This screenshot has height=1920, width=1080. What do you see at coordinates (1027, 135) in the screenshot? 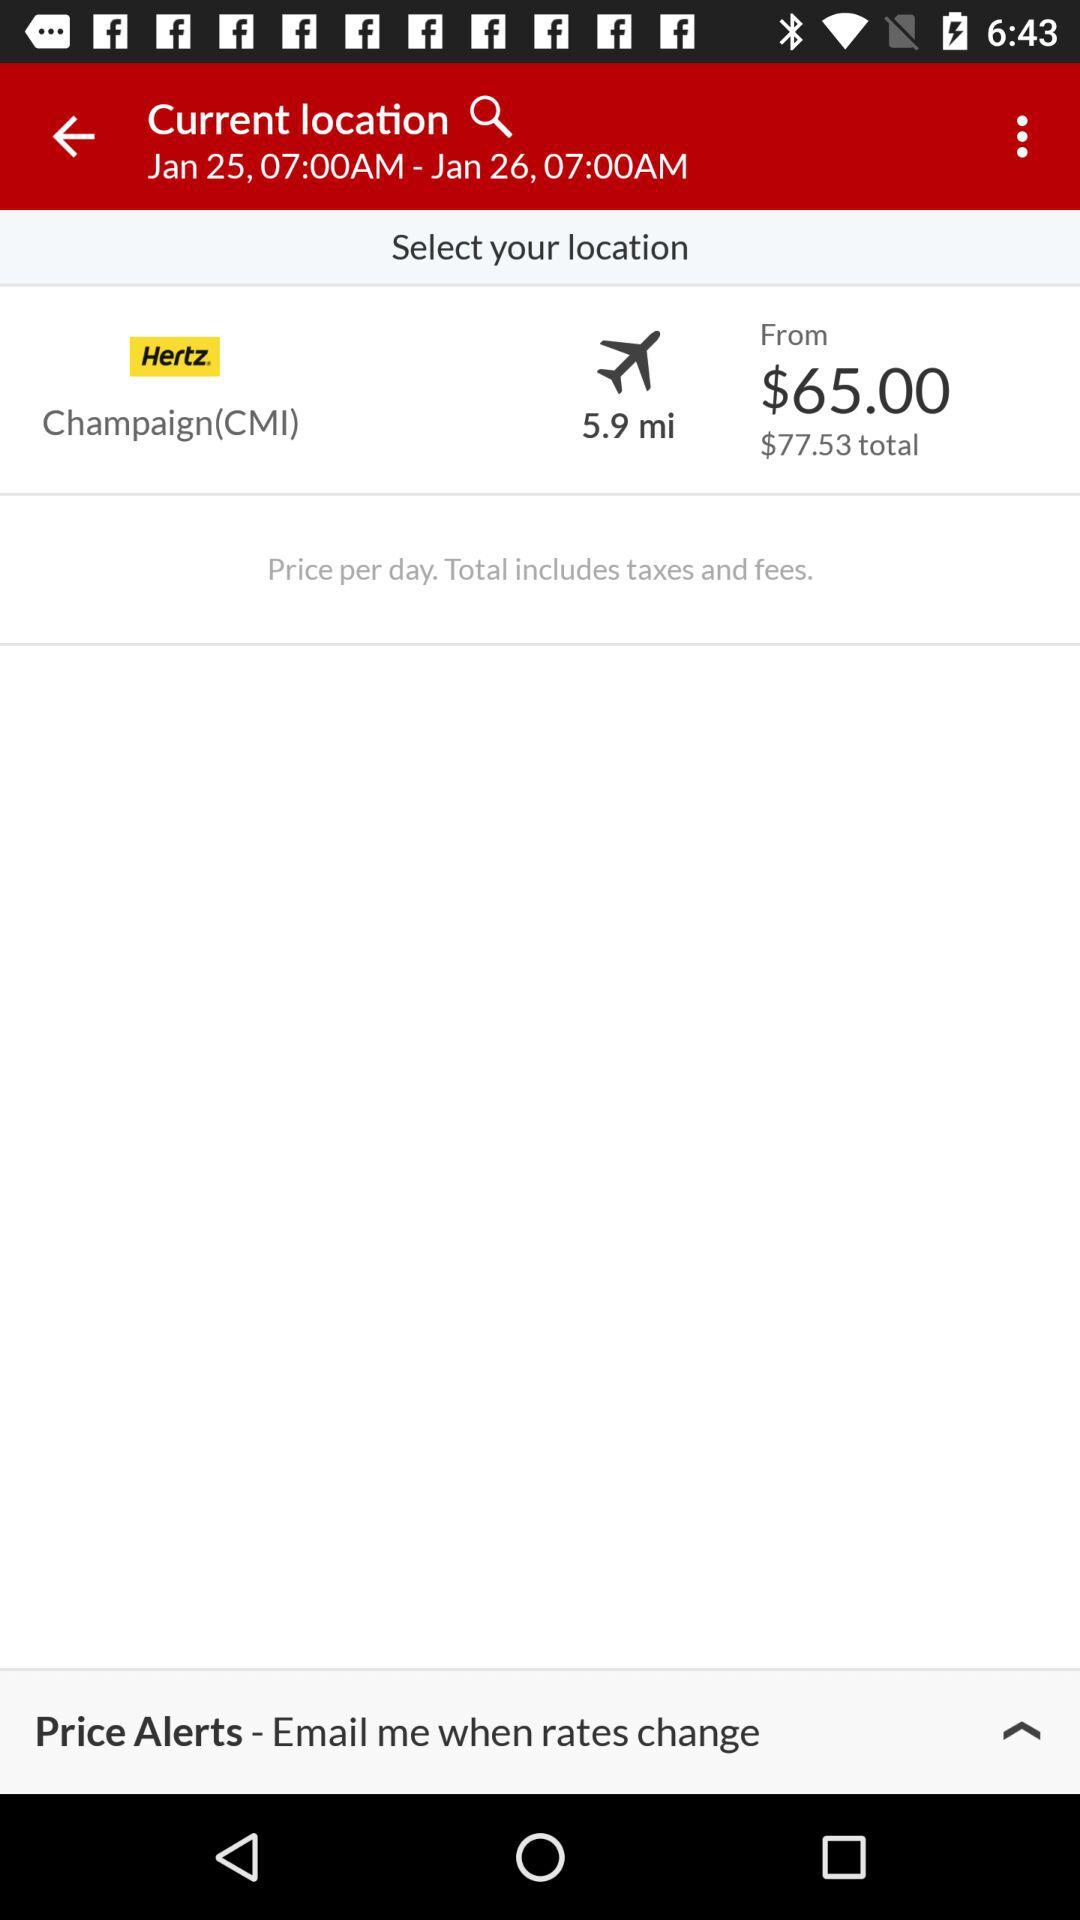
I see `the icon next to the jan 25 07 icon` at bounding box center [1027, 135].